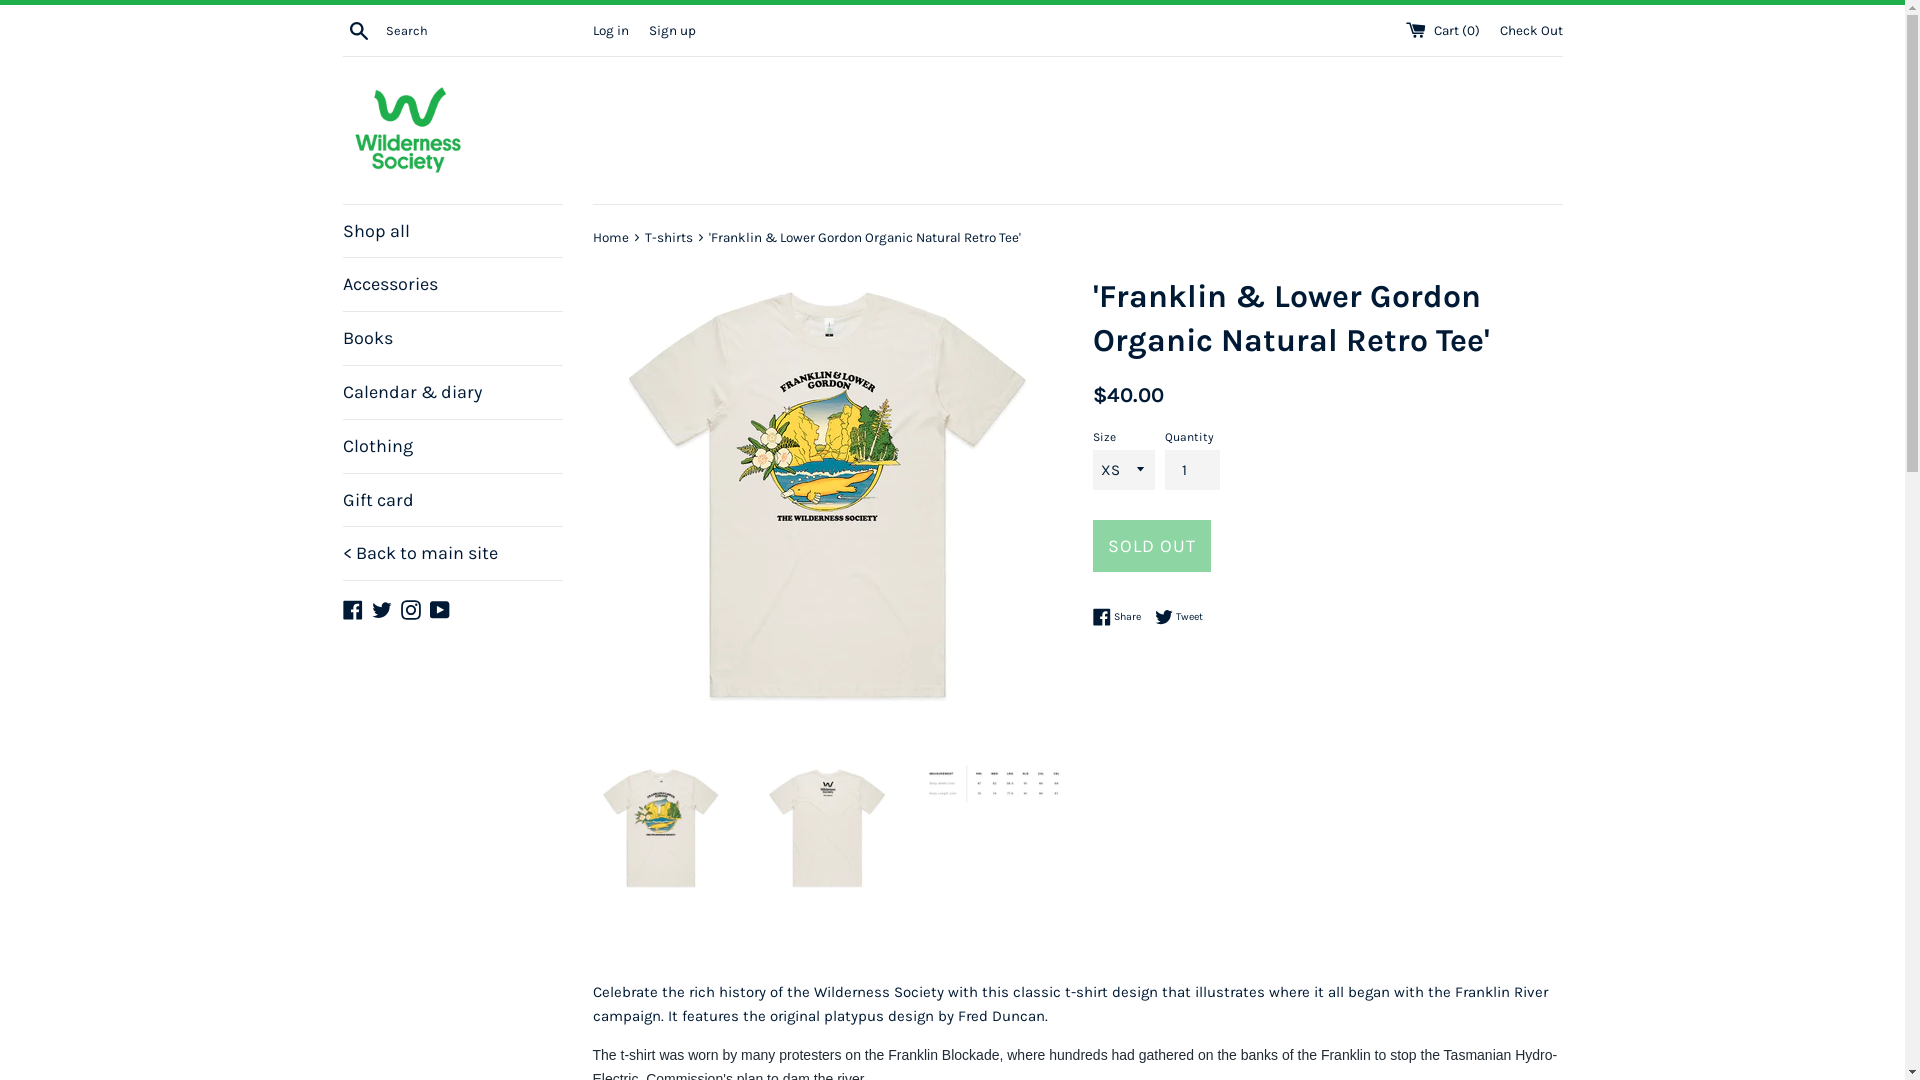  Describe the element at coordinates (1121, 616) in the screenshot. I see `'Share` at that location.